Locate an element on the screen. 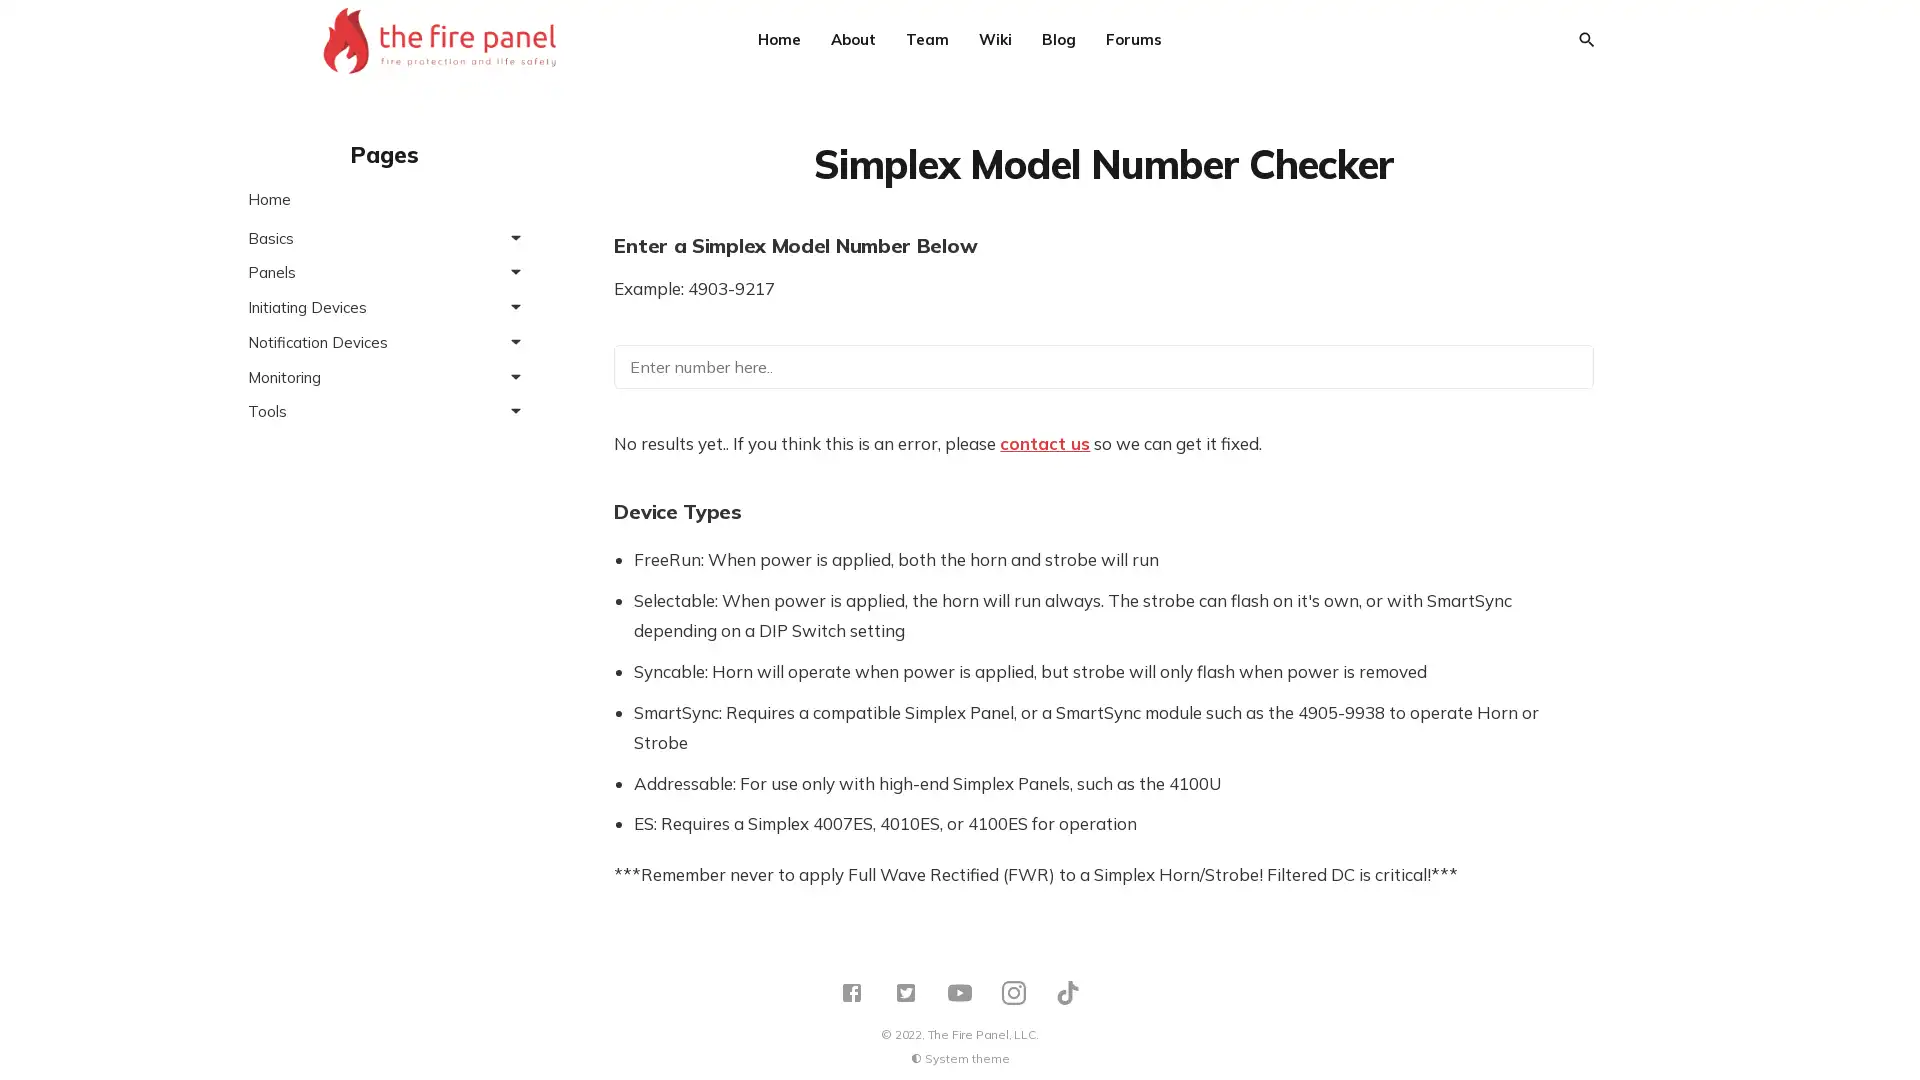 The height and width of the screenshot is (1080, 1920). Panels is located at coordinates (384, 272).